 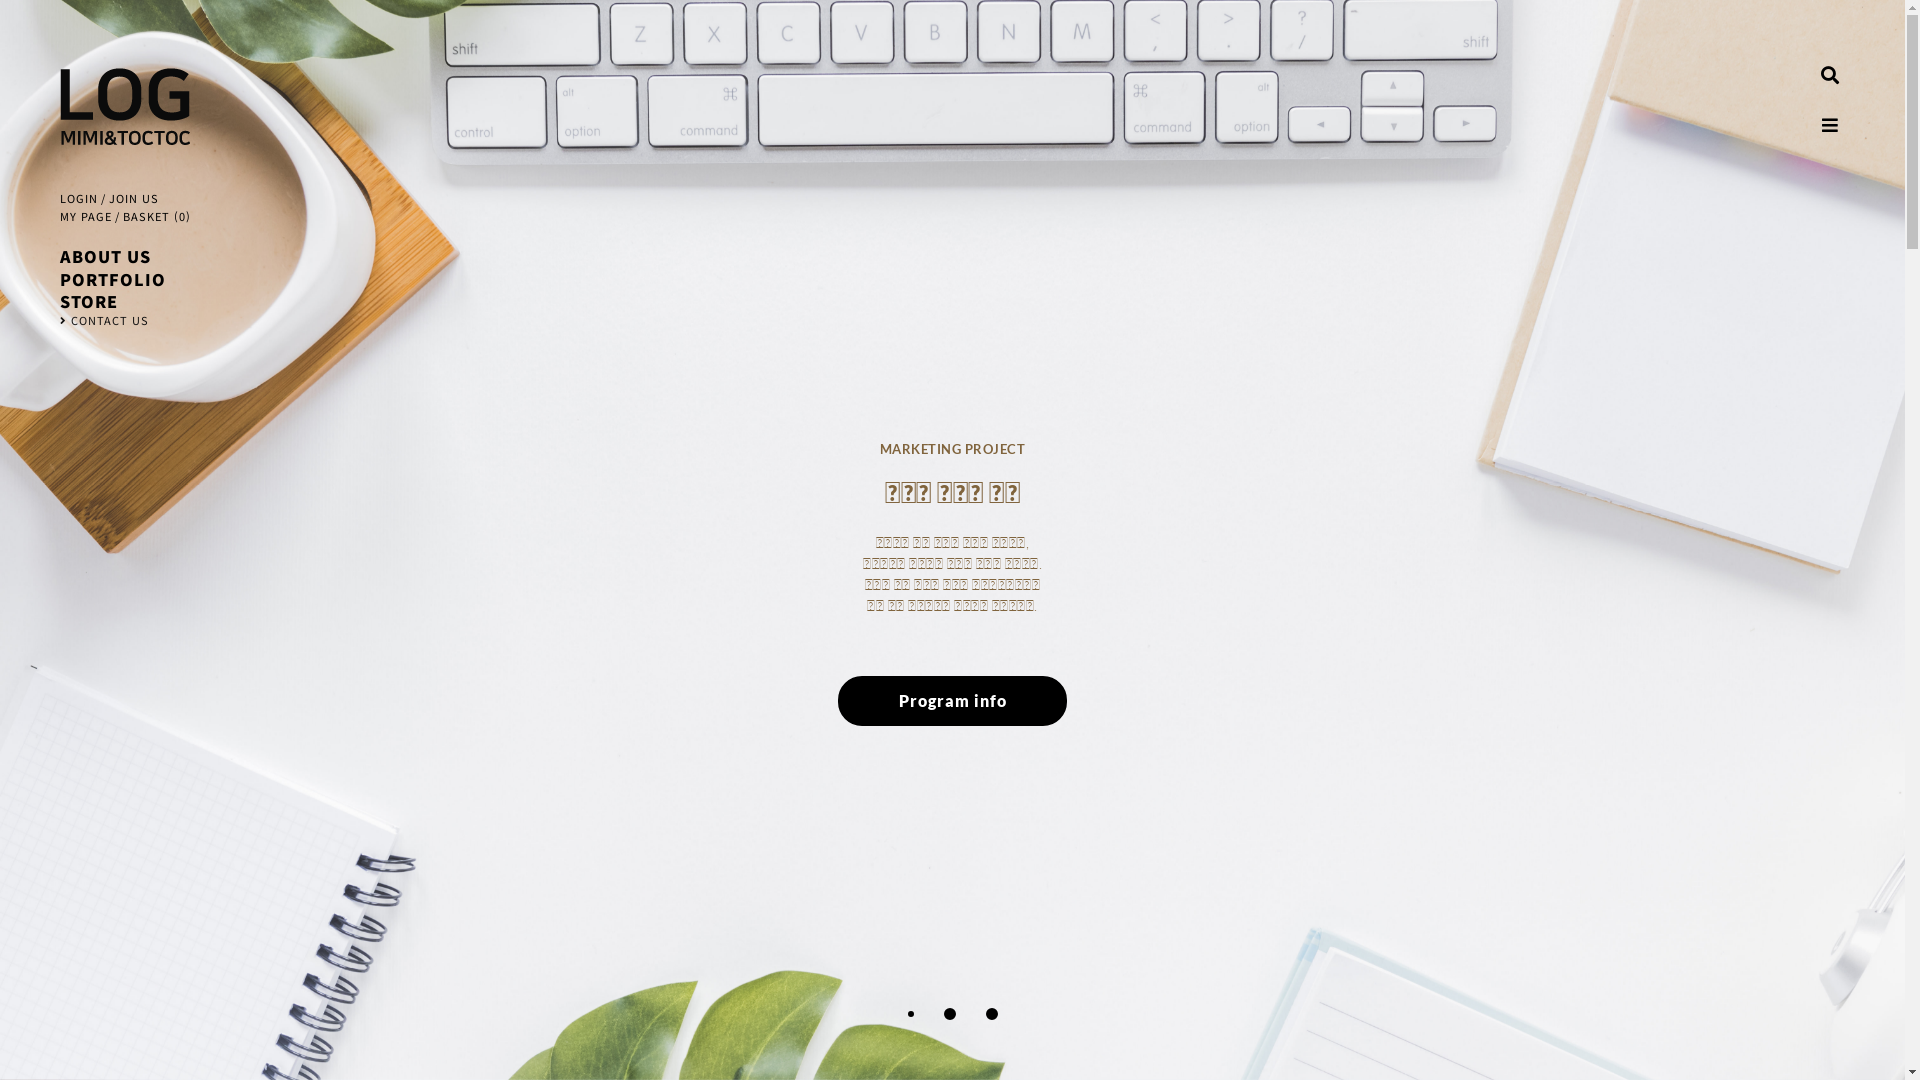 What do you see at coordinates (482, 620) in the screenshot?
I see `'Program info'` at bounding box center [482, 620].